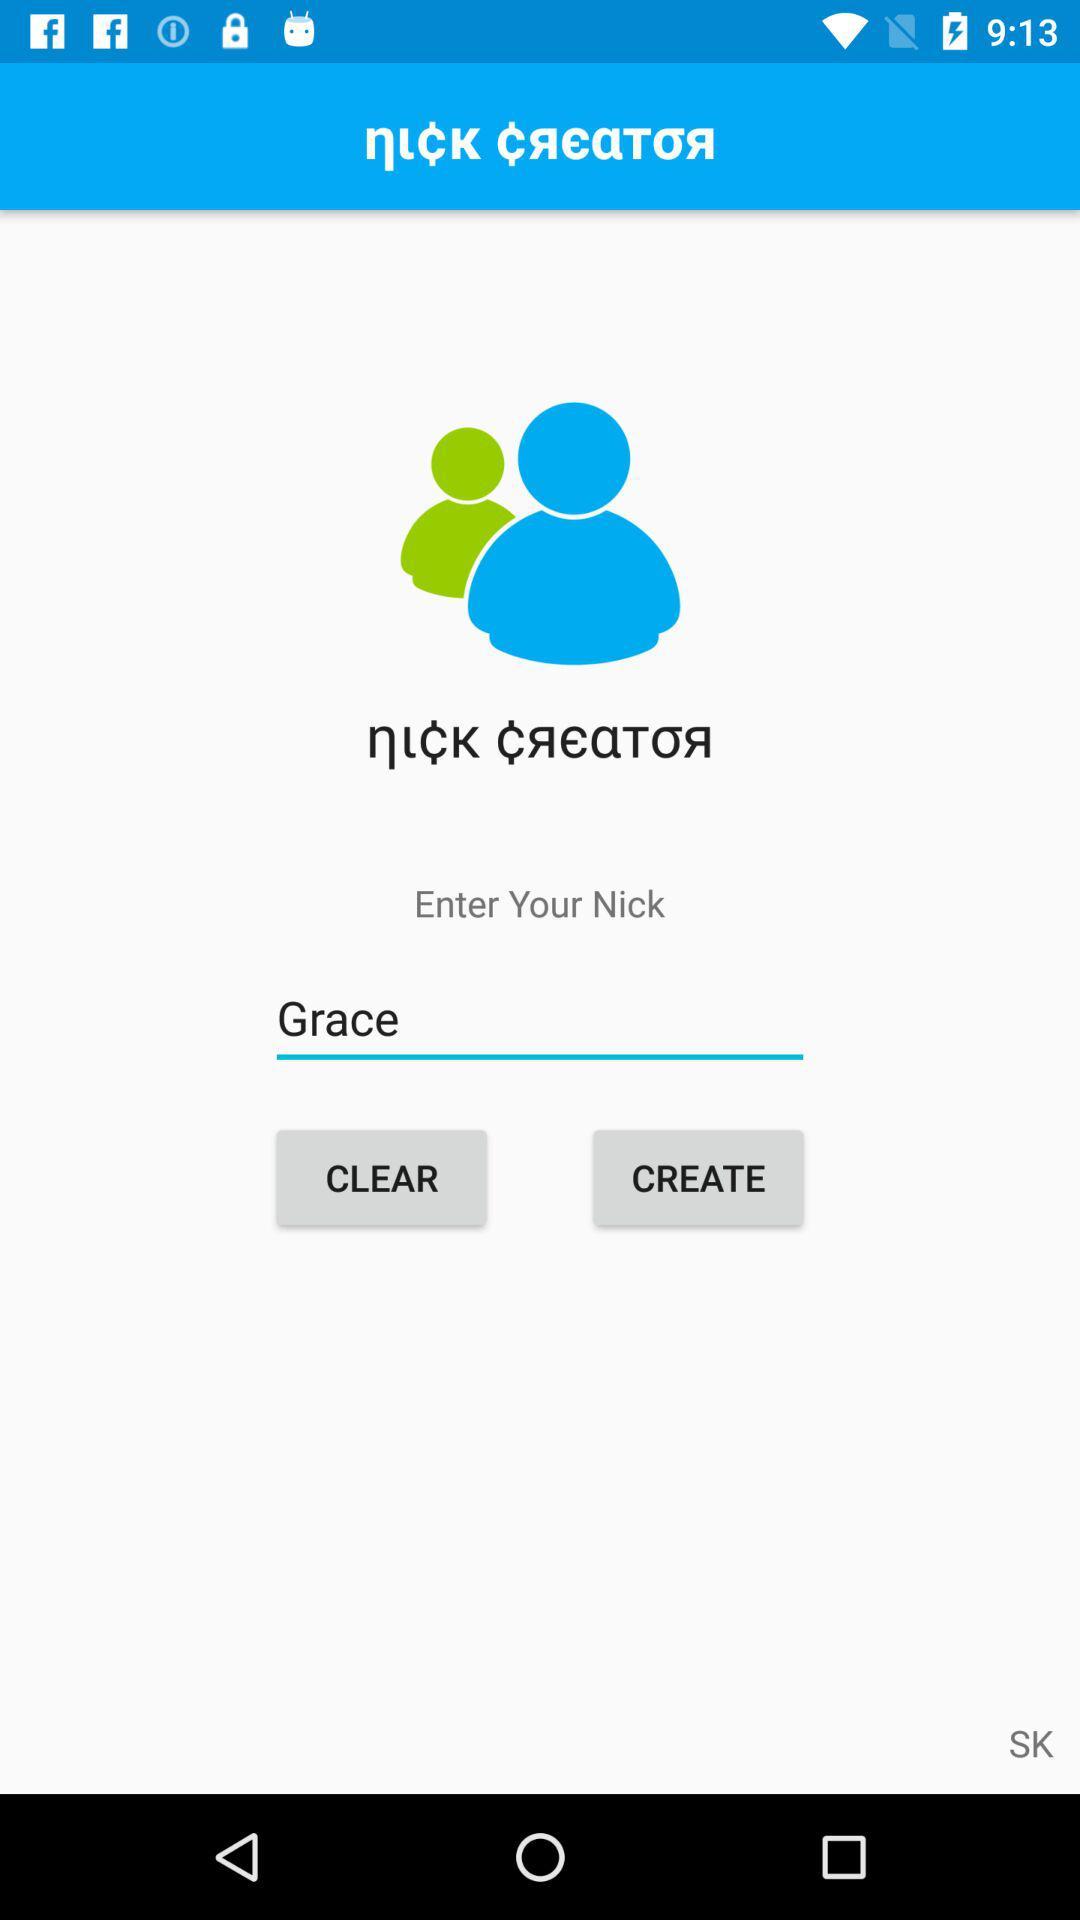 The image size is (1080, 1920). What do you see at coordinates (697, 1177) in the screenshot?
I see `item next to the clear item` at bounding box center [697, 1177].